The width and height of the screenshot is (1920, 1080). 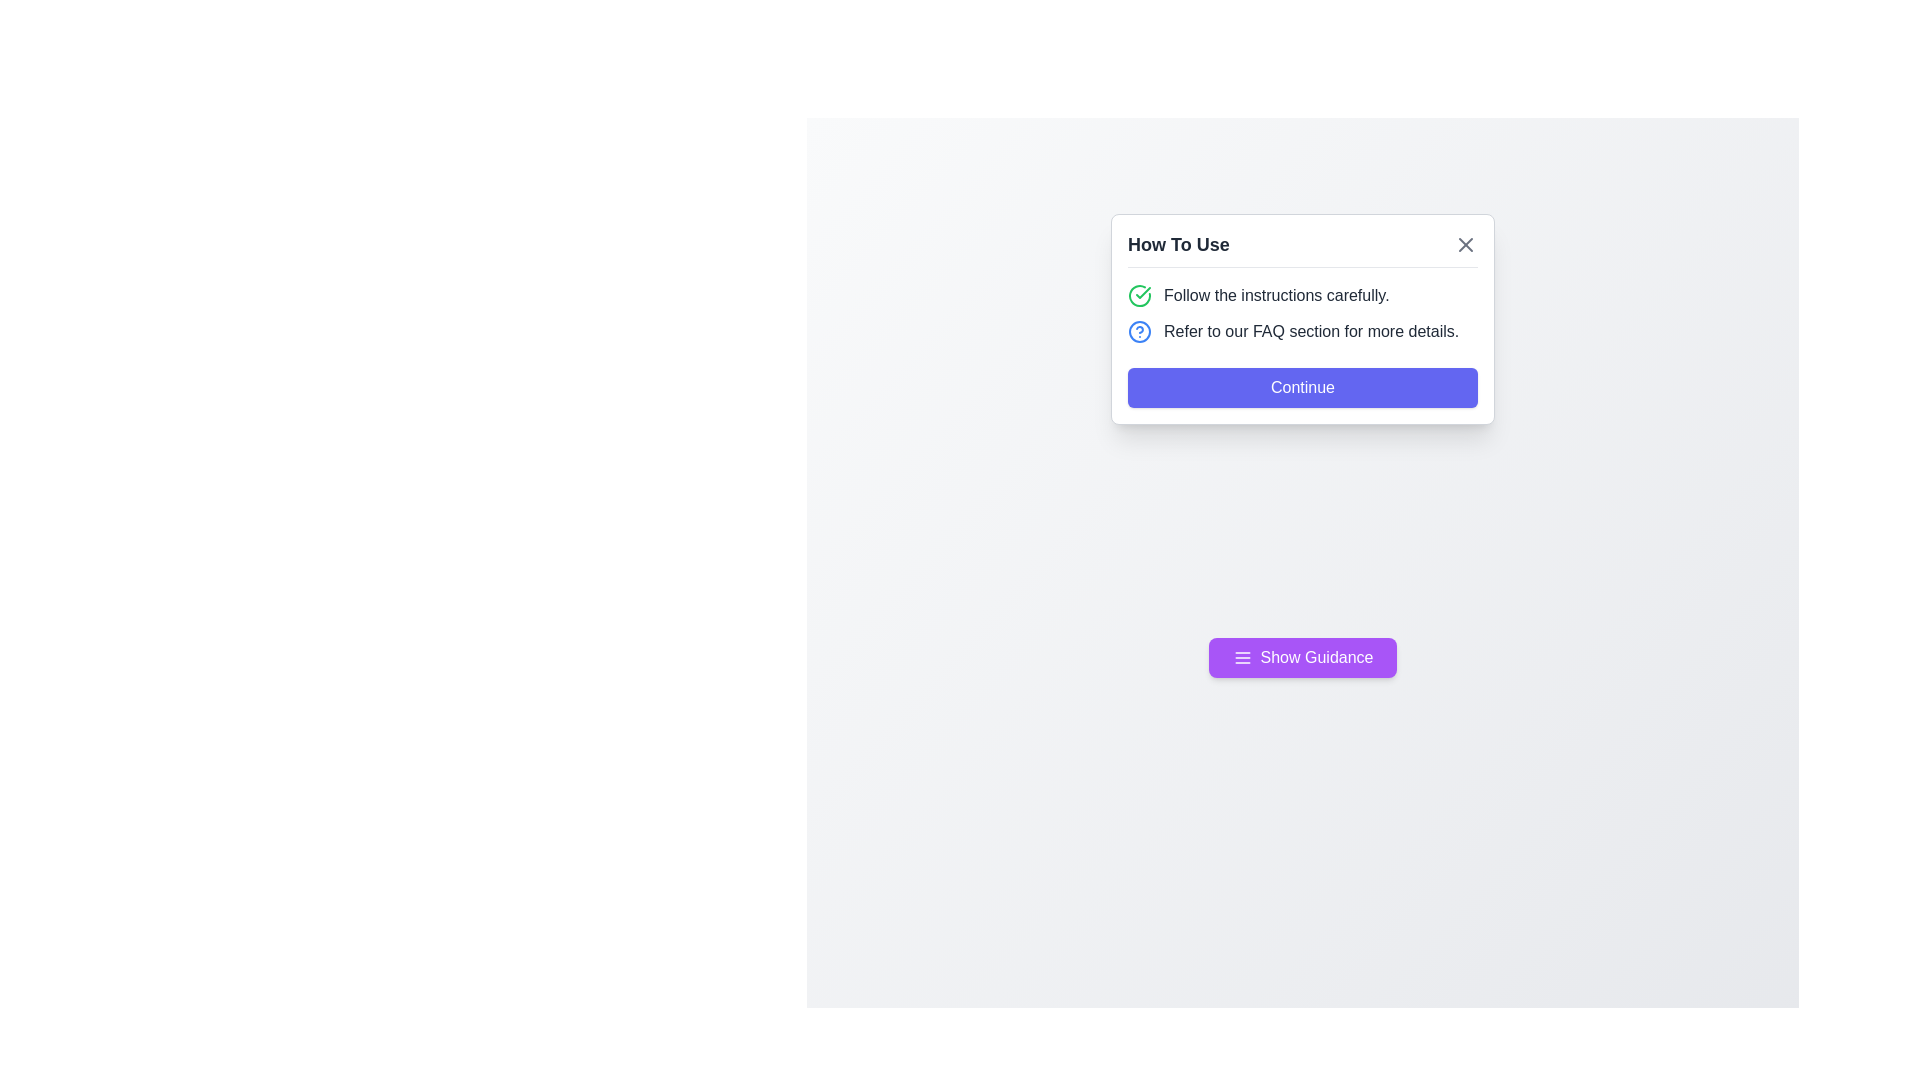 What do you see at coordinates (1140, 296) in the screenshot?
I see `the green circular icon with a checkmark that precedes the text 'Follow the instructions carefully.'` at bounding box center [1140, 296].